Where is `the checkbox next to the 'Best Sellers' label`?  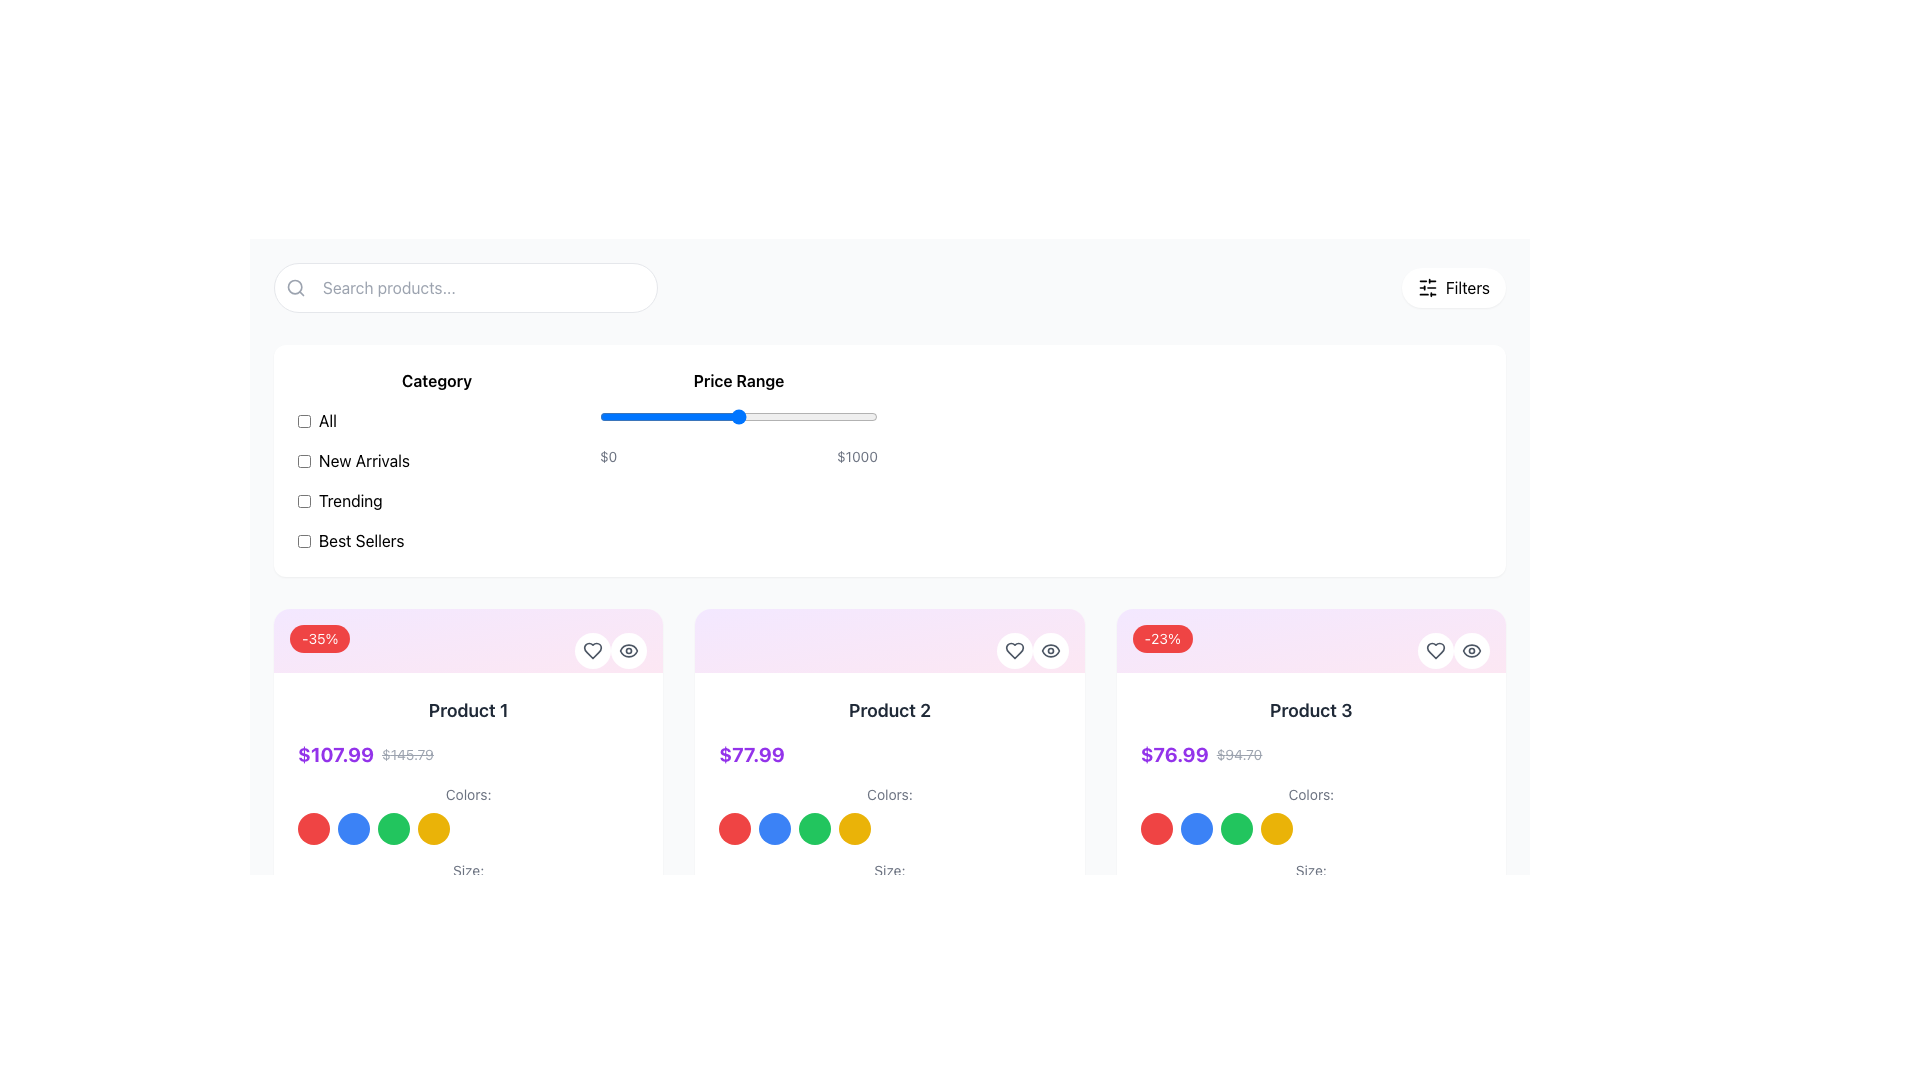 the checkbox next to the 'Best Sellers' label is located at coordinates (303, 540).